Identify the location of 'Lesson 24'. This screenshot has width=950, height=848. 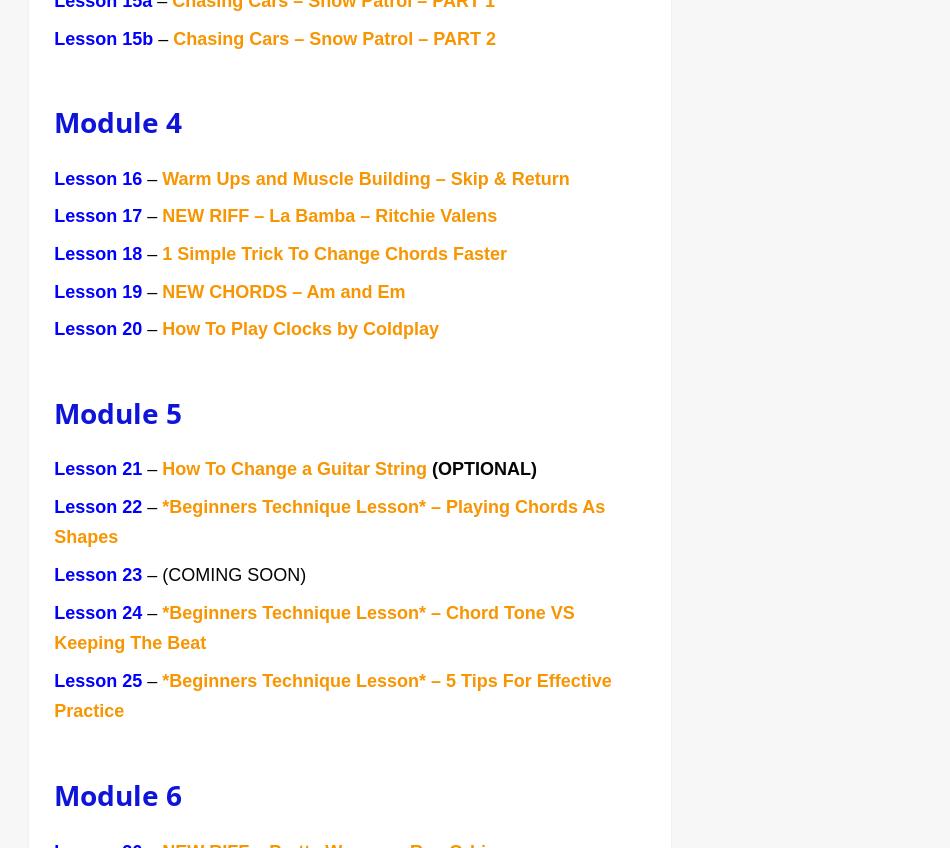
(53, 614).